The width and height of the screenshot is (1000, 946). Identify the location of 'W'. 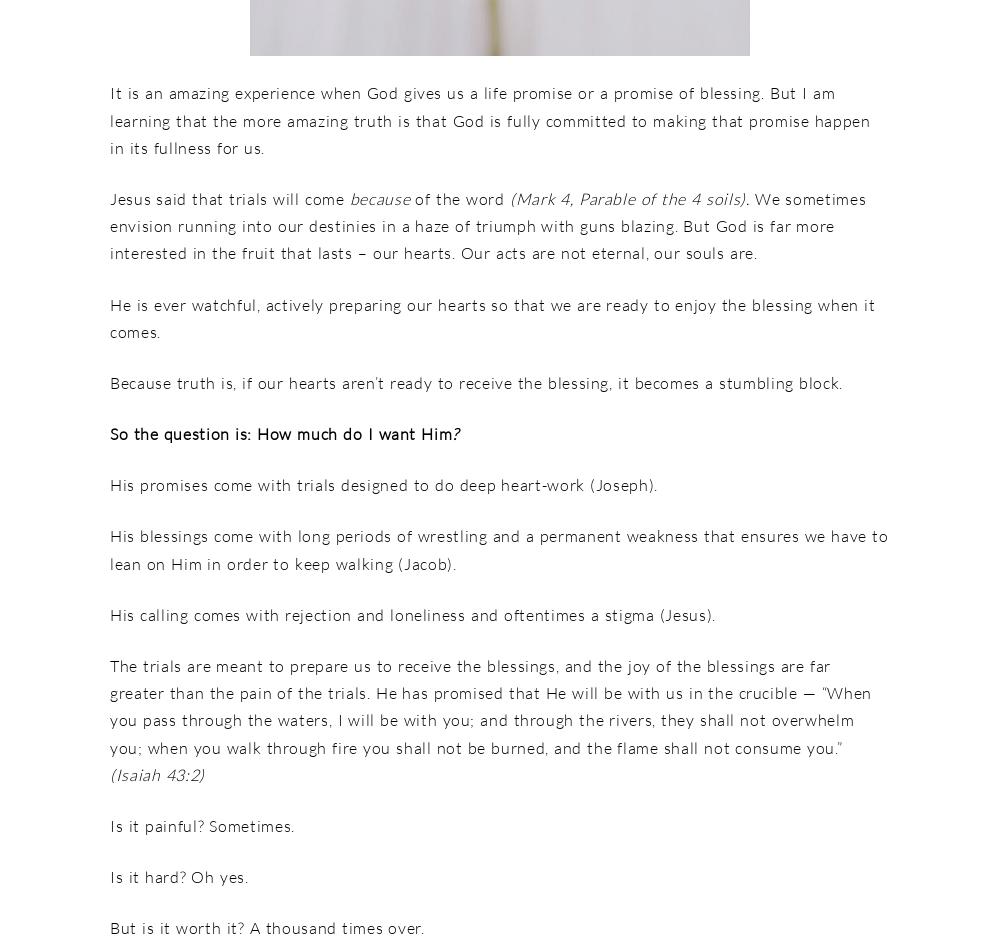
(762, 197).